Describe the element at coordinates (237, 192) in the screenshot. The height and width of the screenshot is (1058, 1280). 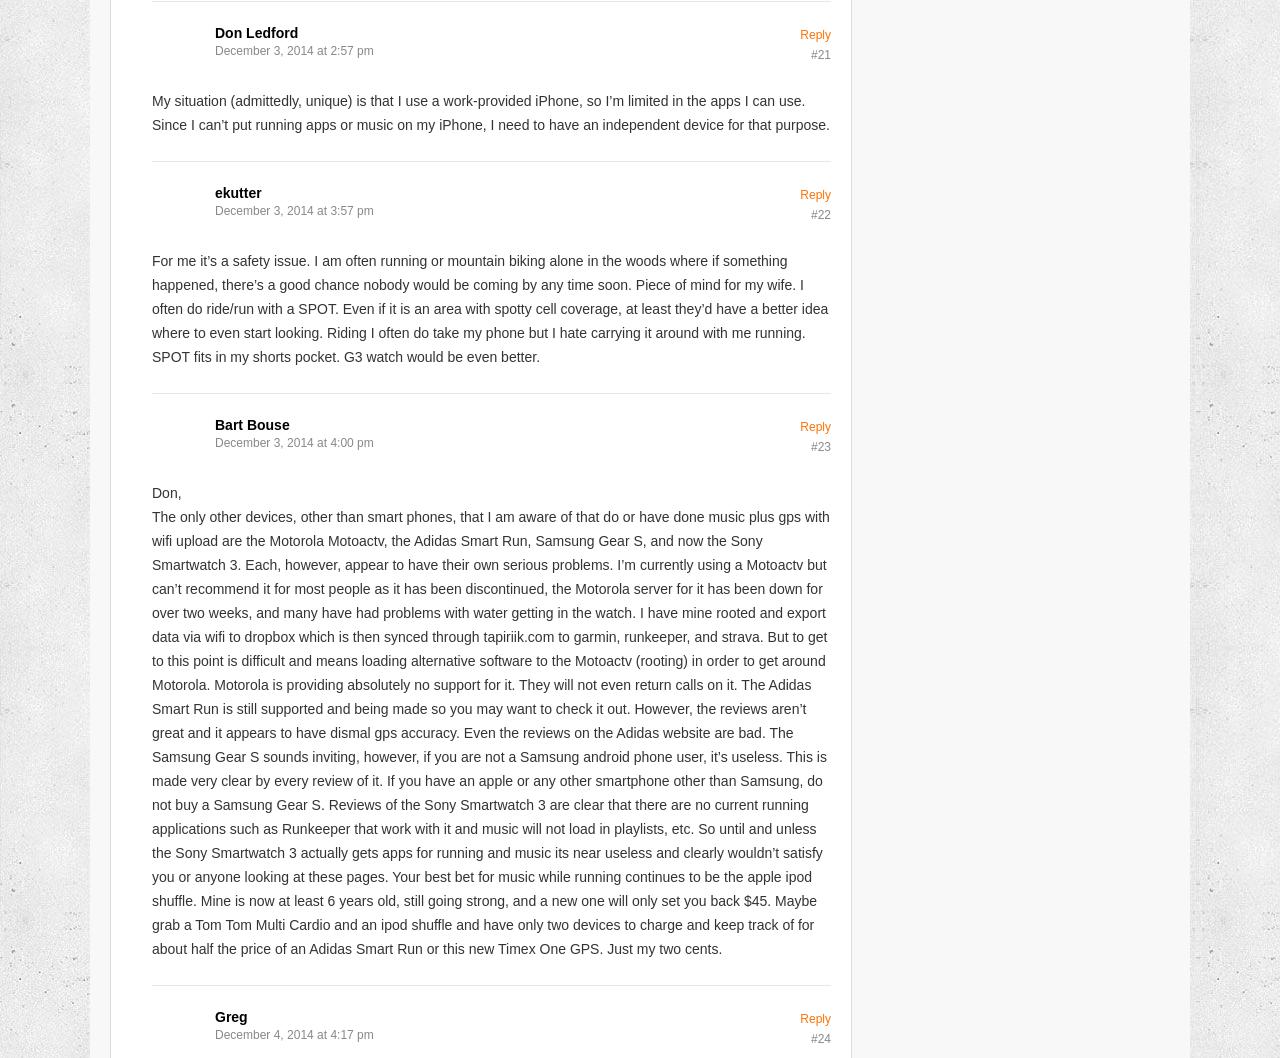
I see `'ekutter'` at that location.